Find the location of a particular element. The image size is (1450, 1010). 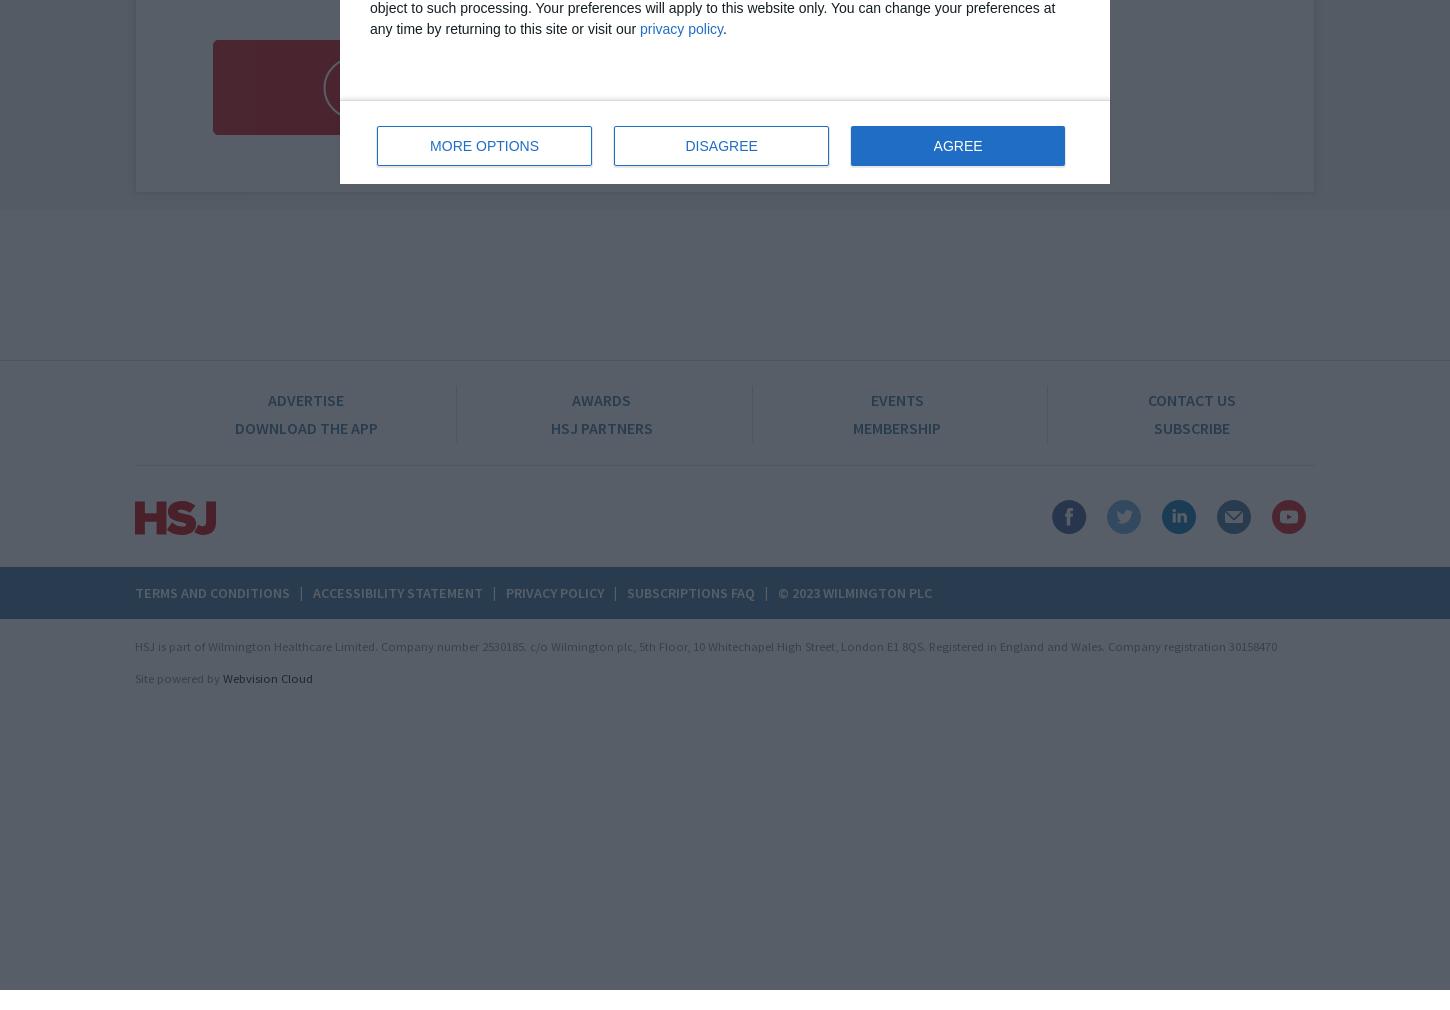

'Webvision Cloud' is located at coordinates (267, 677).